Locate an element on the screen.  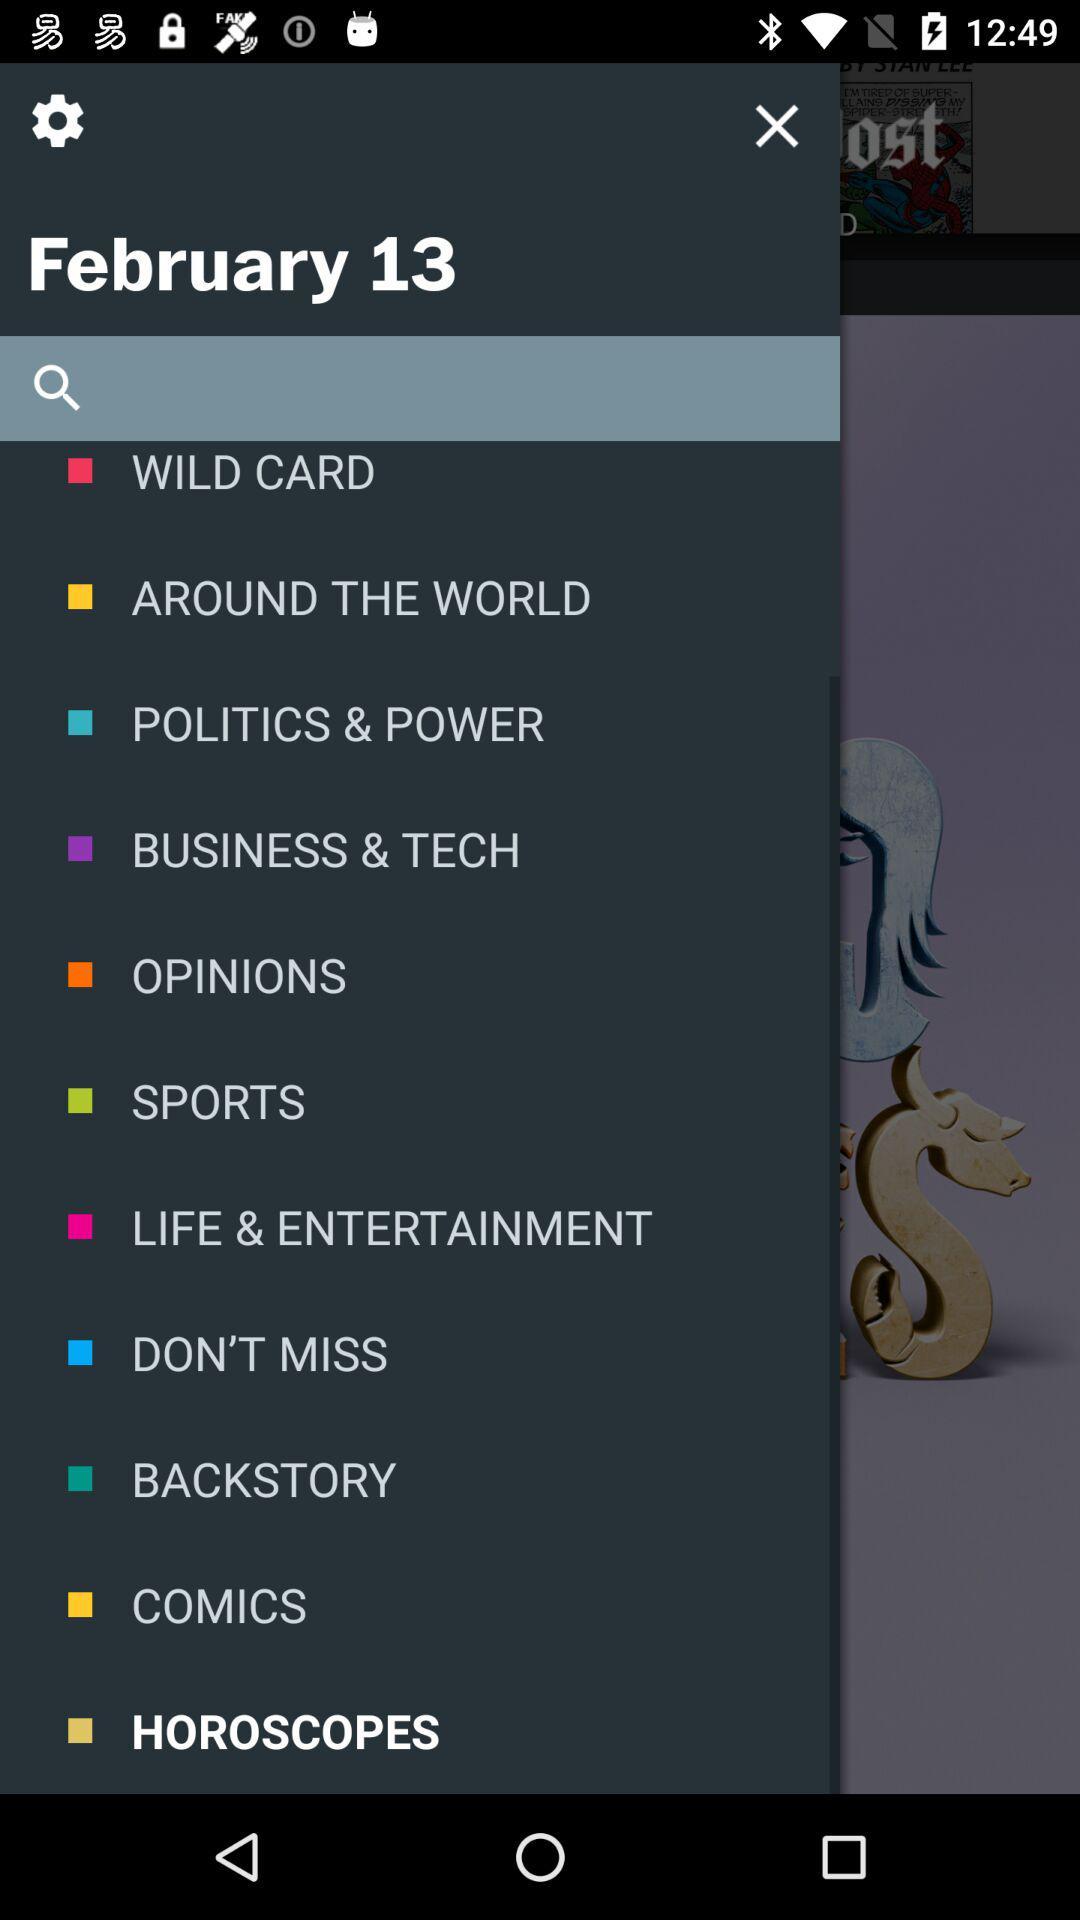
search bar is located at coordinates (419, 388).